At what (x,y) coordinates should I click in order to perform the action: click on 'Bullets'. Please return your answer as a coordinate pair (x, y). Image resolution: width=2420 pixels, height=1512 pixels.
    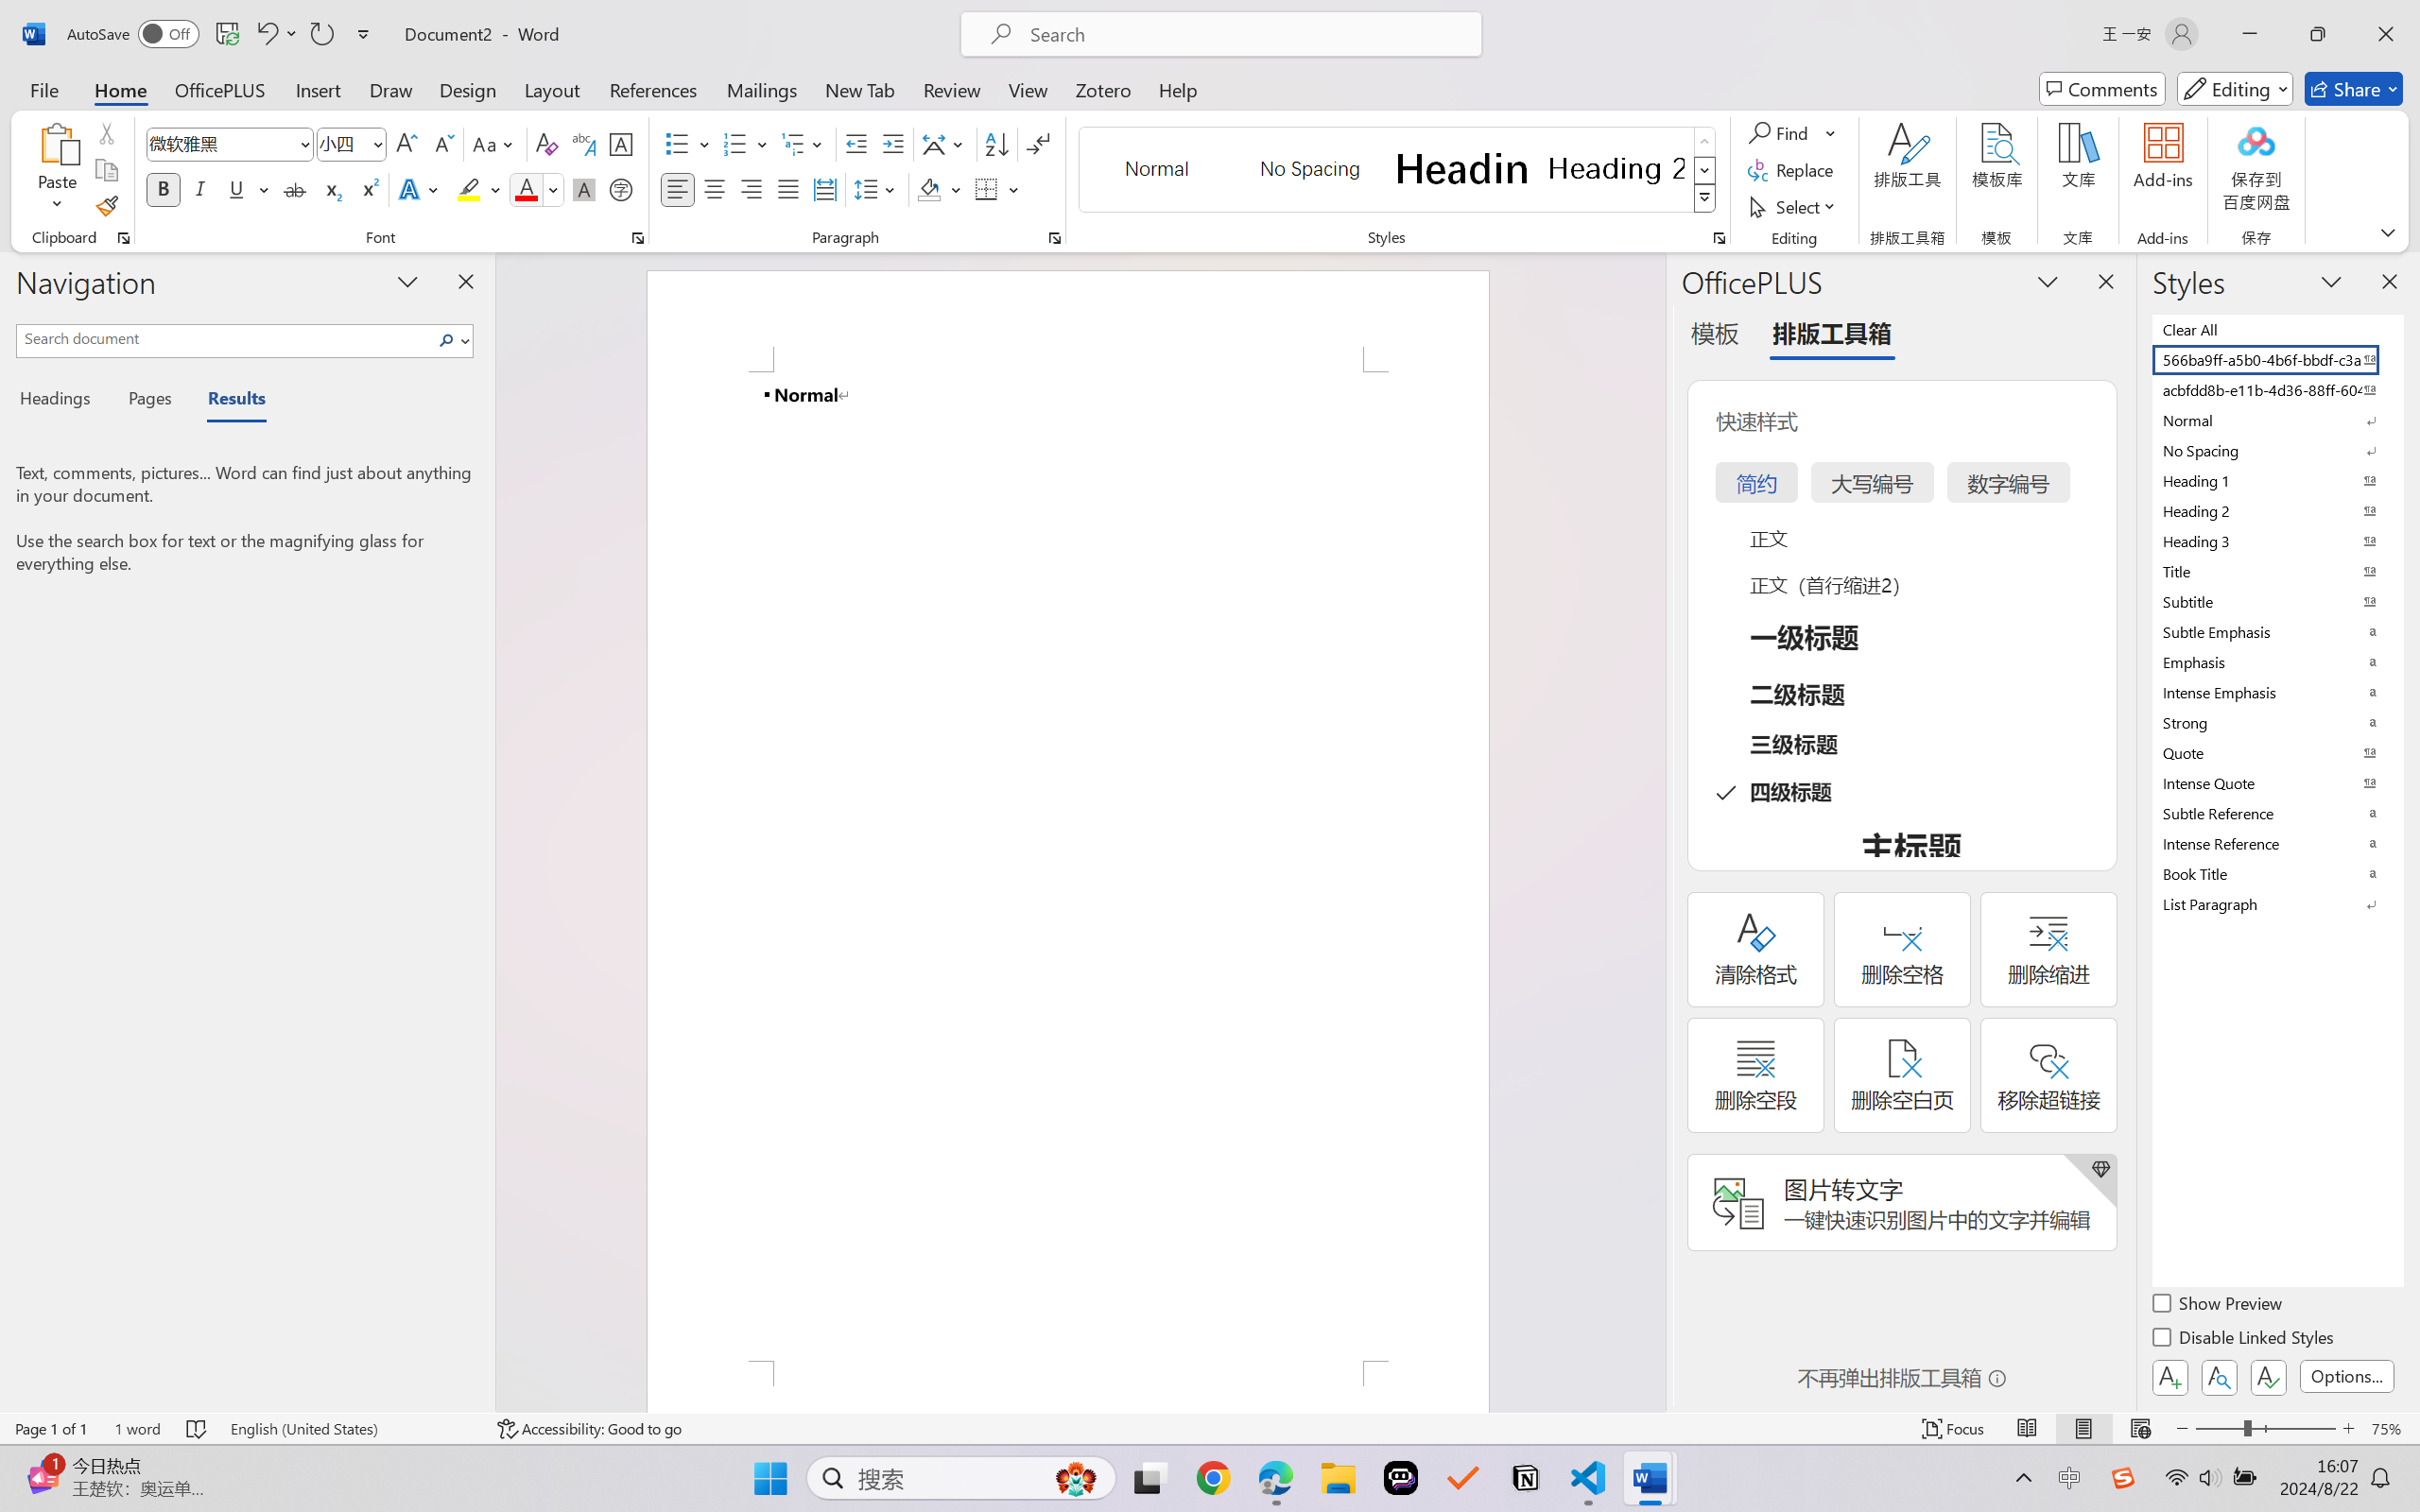
    Looking at the image, I should click on (677, 144).